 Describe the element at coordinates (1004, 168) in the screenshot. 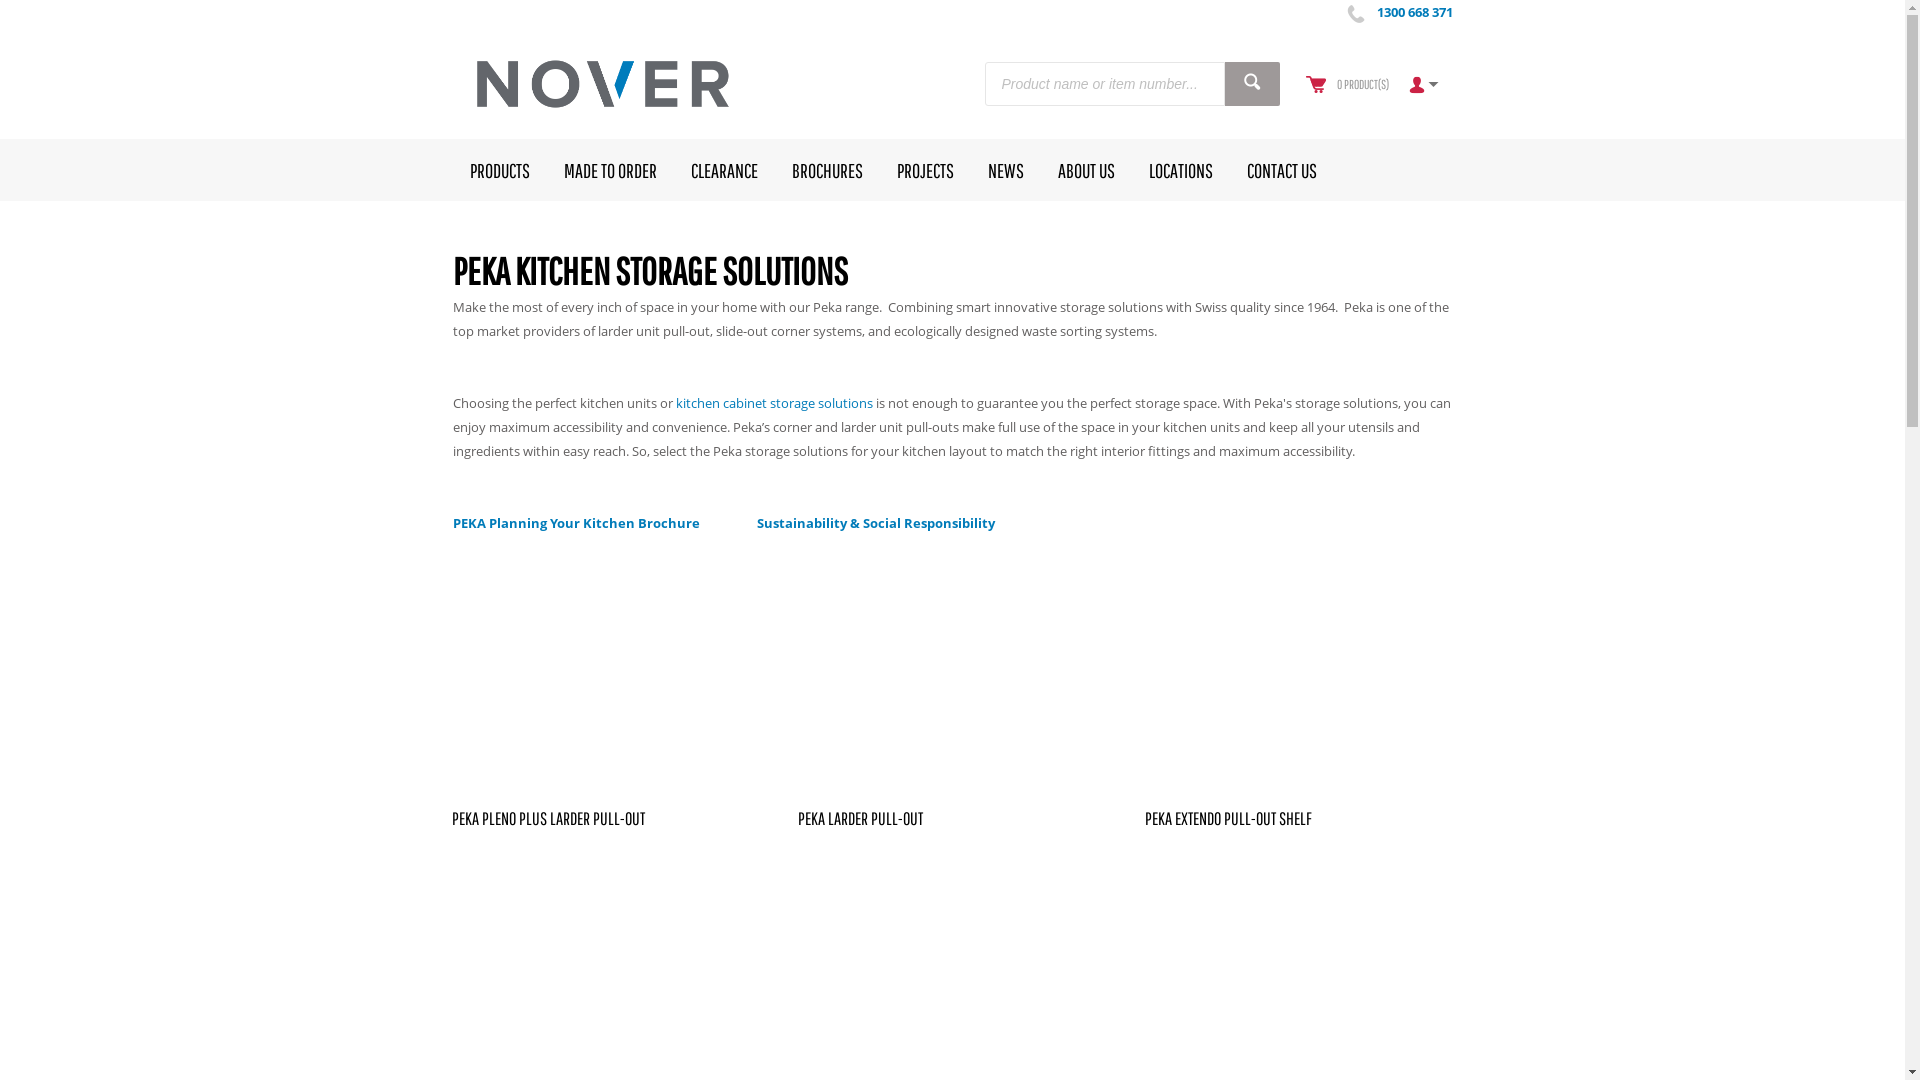

I see `'NEWS'` at that location.